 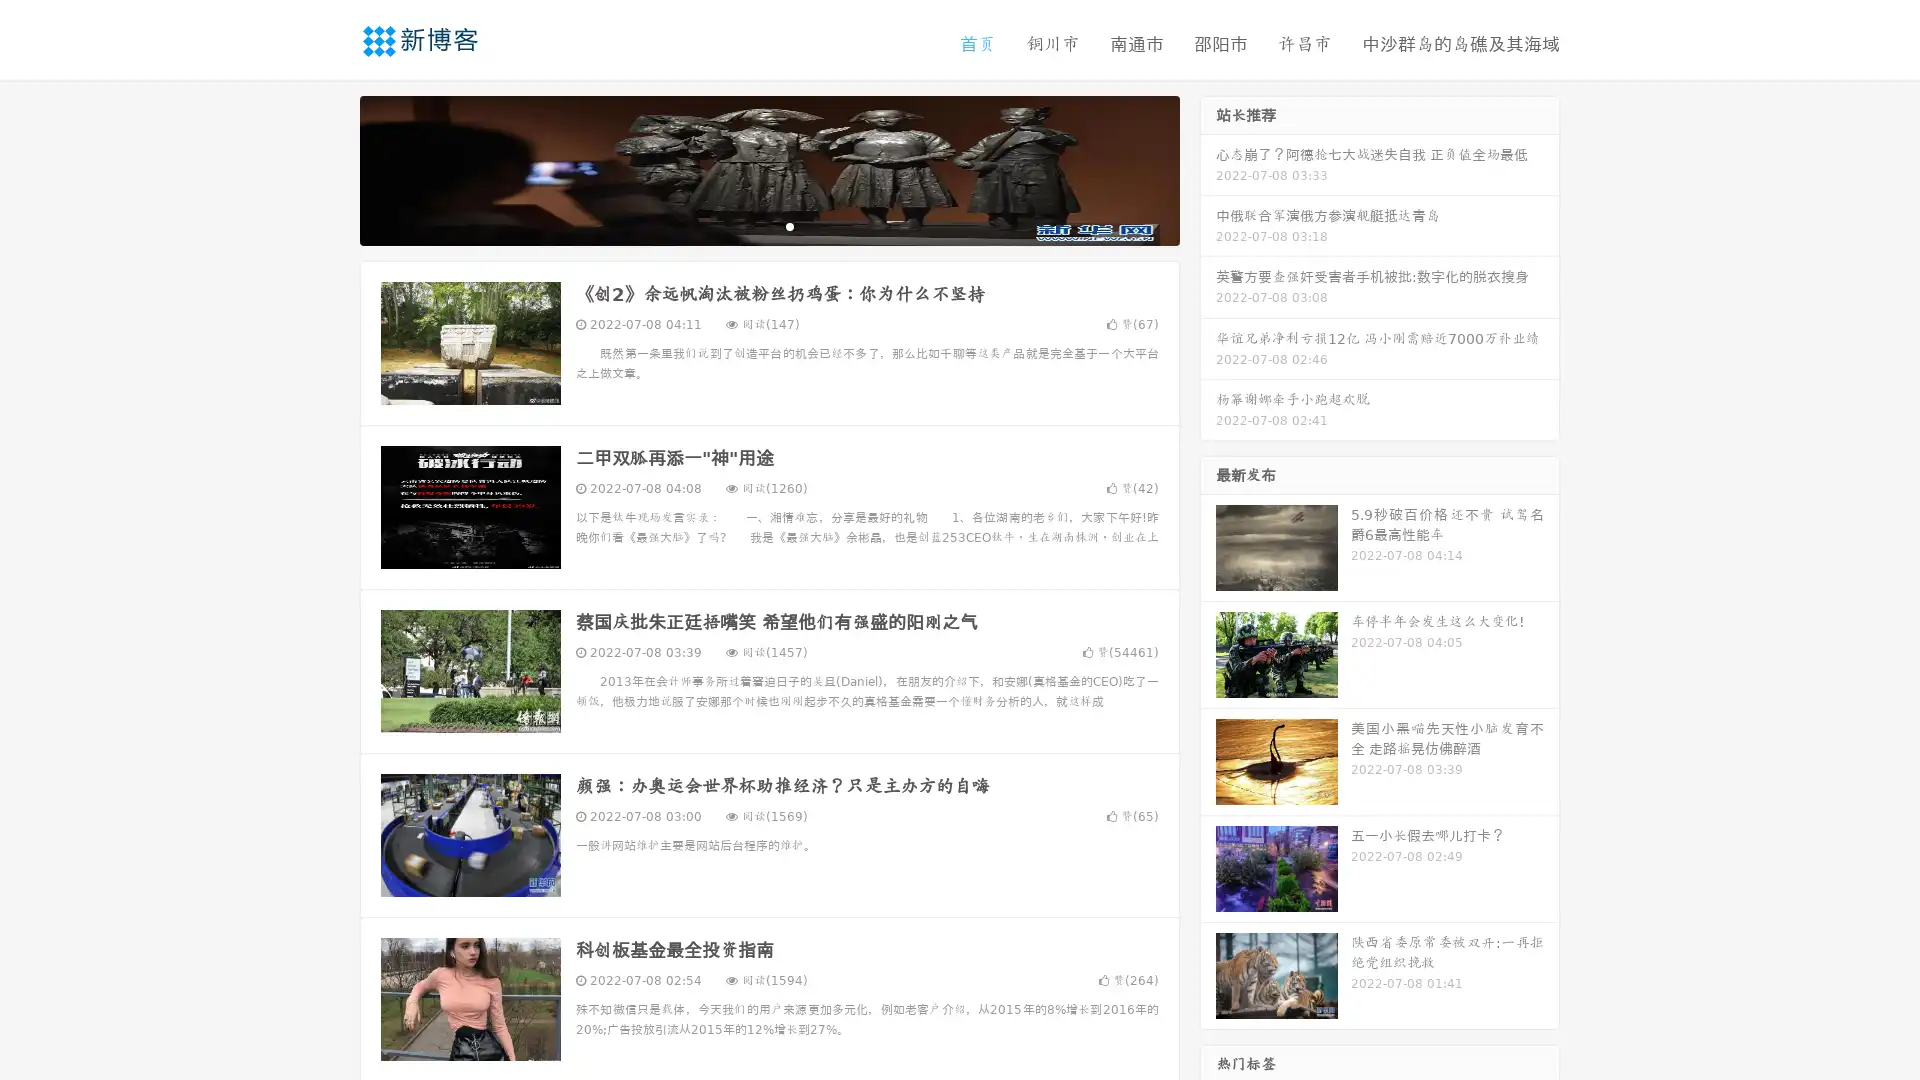 I want to click on Previous slide, so click(x=330, y=168).